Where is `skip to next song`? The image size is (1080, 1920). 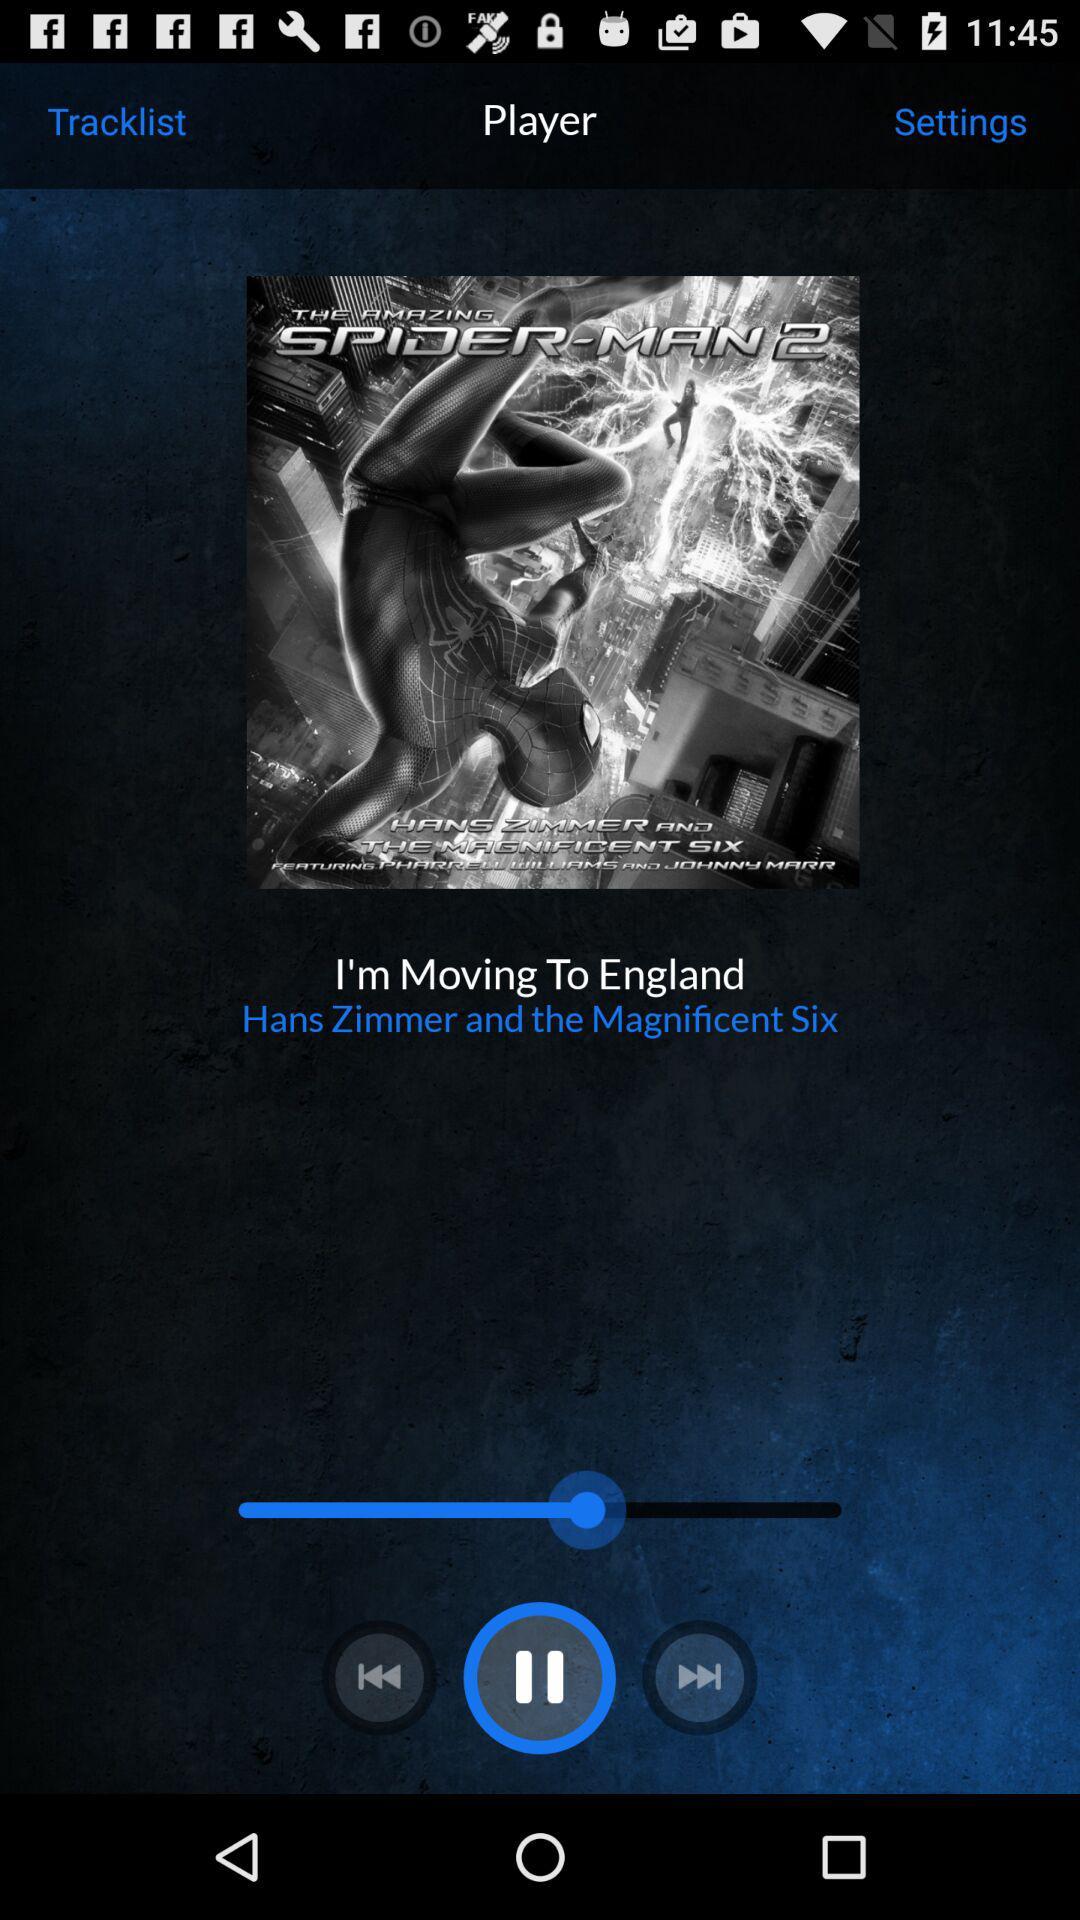
skip to next song is located at coordinates (698, 1677).